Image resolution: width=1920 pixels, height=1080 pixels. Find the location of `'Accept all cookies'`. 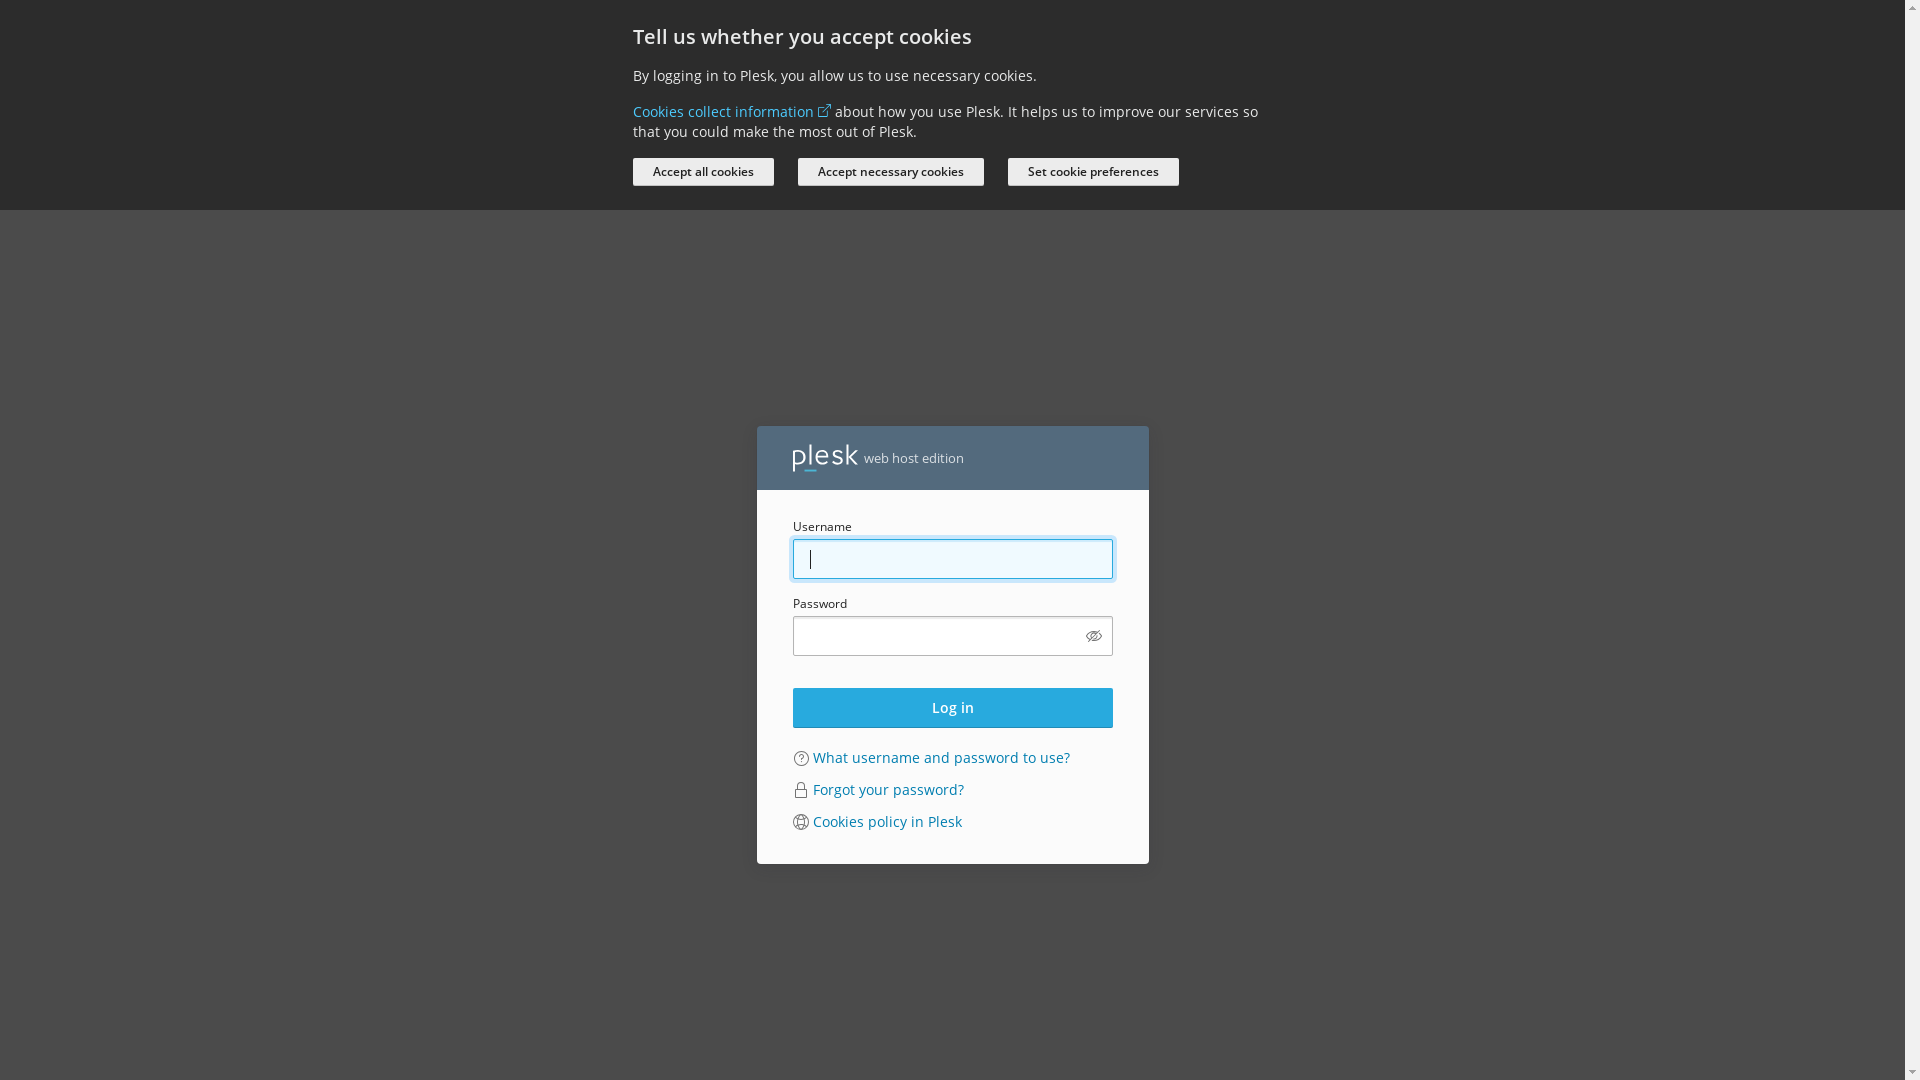

'Accept all cookies' is located at coordinates (702, 171).